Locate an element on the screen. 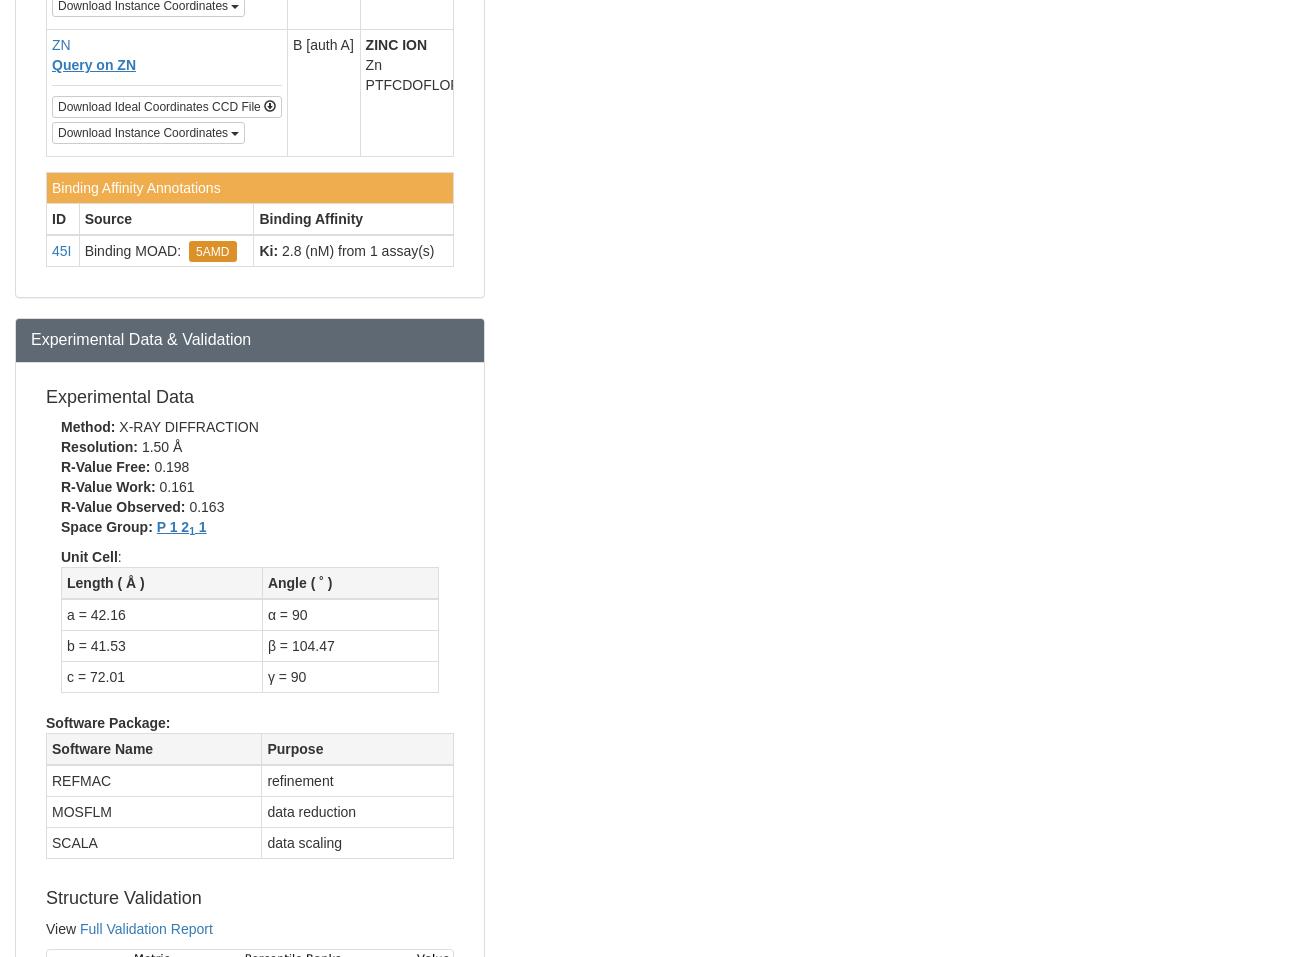 The image size is (1296, 957). 'P 1 2' is located at coordinates (171, 527).